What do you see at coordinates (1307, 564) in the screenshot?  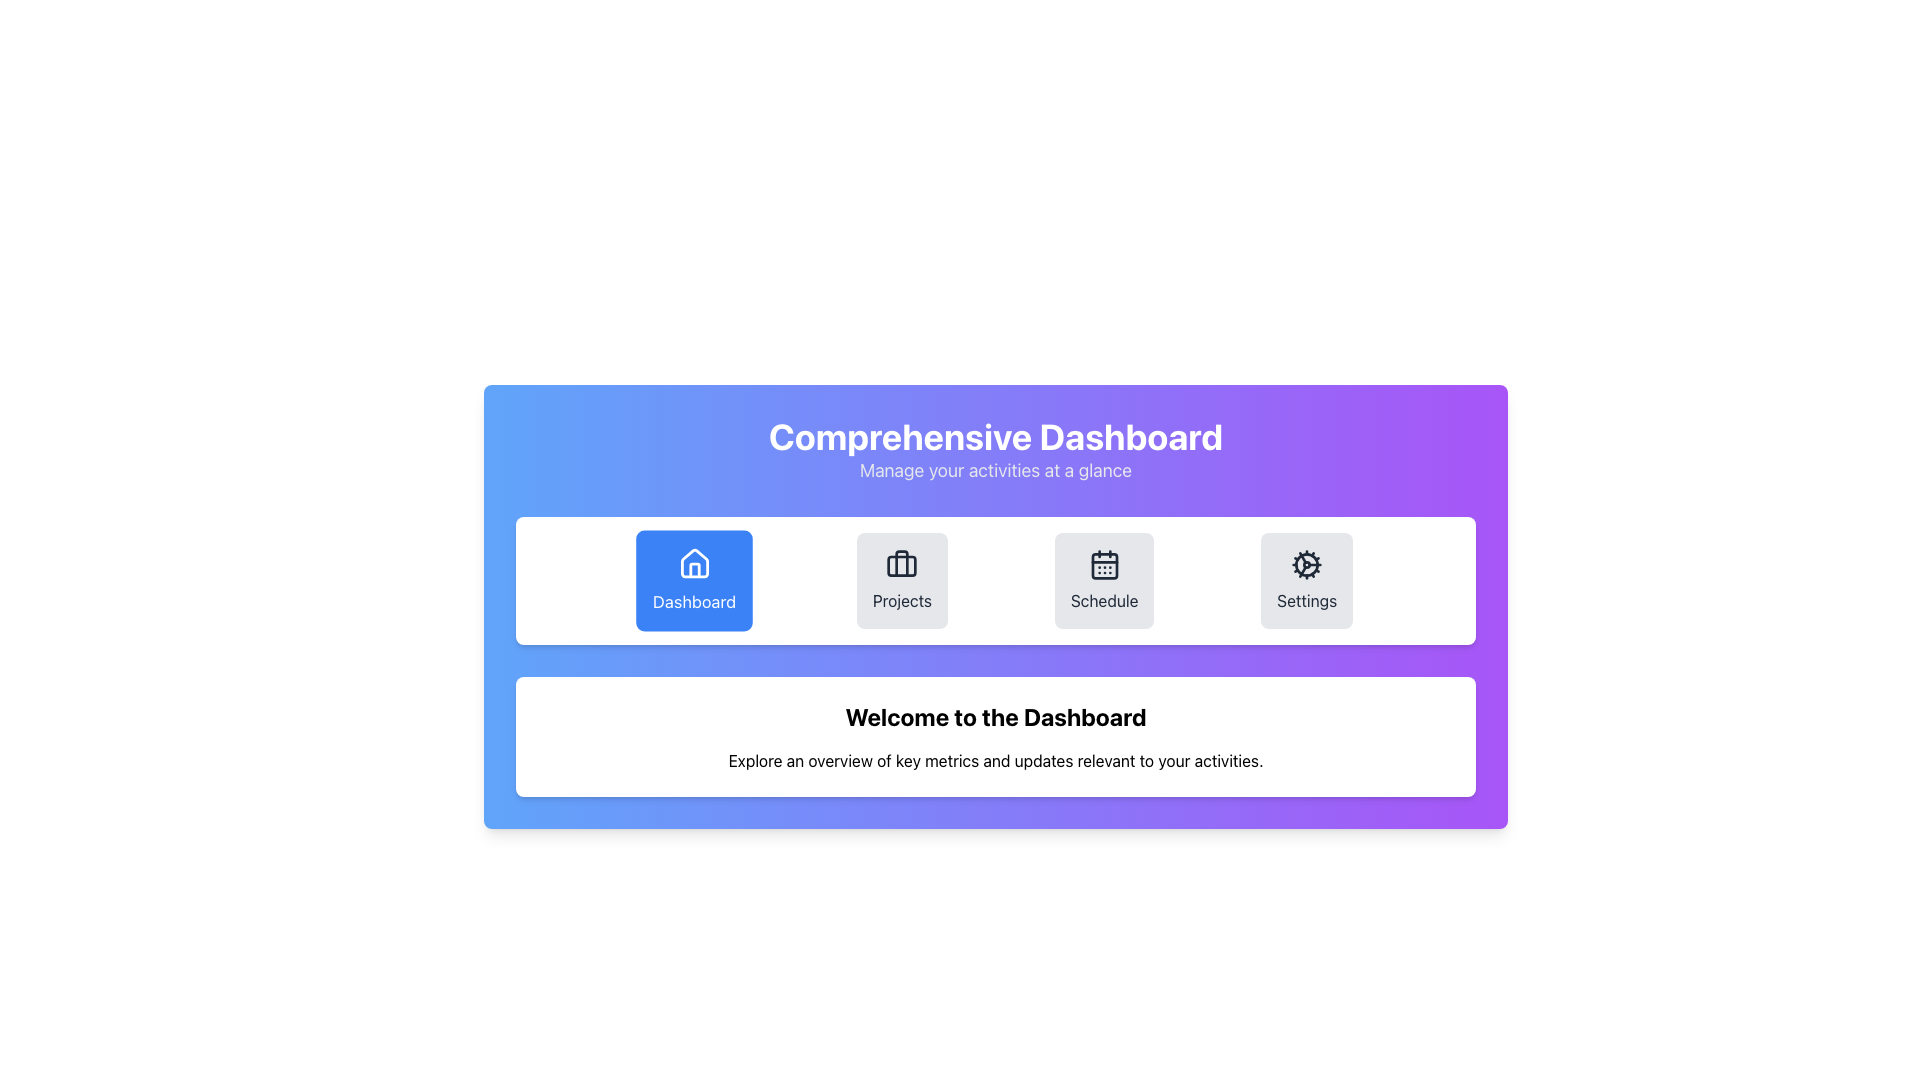 I see `the settings icon represented by a cogwheel, located within a button labeled 'Settings'` at bounding box center [1307, 564].